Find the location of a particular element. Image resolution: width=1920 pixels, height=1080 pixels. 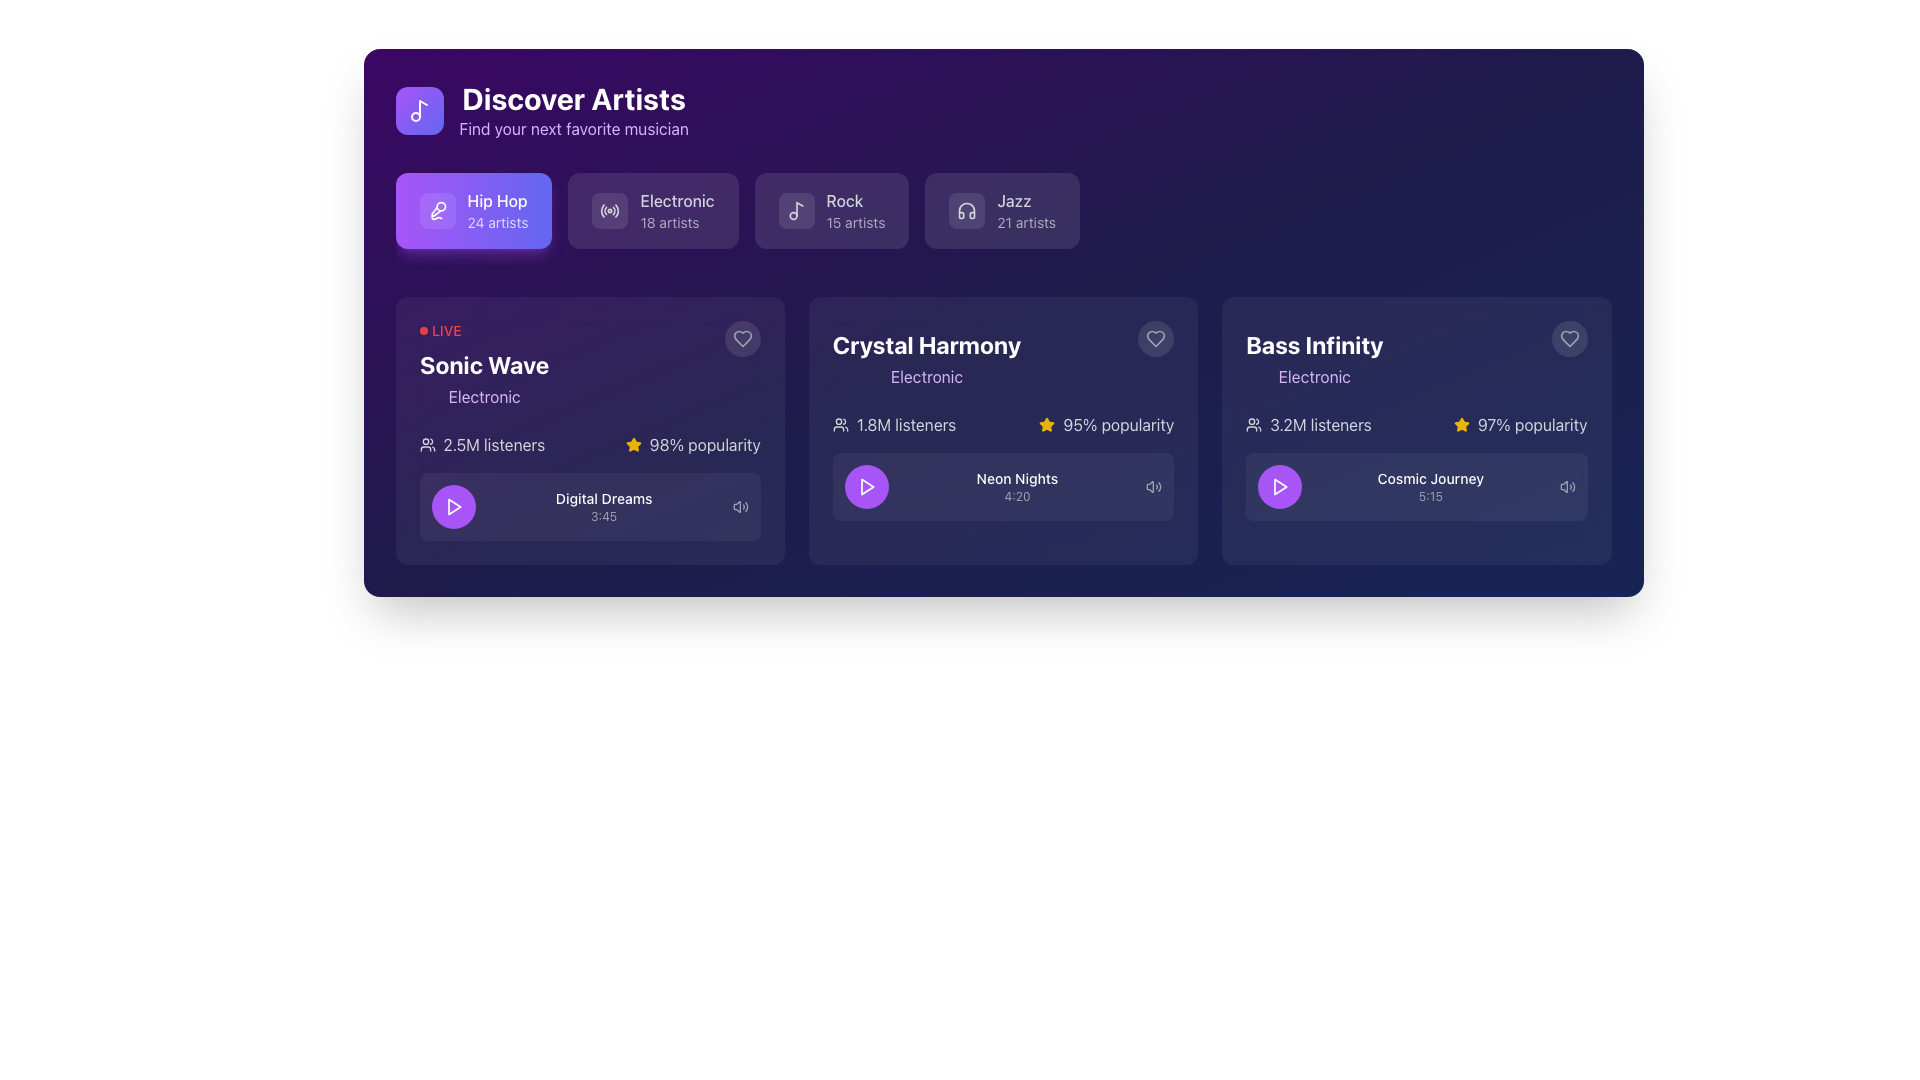

the group of individuals icon next to the '1.8M listeners' text within the 'Crystal Harmony' card is located at coordinates (840, 423).